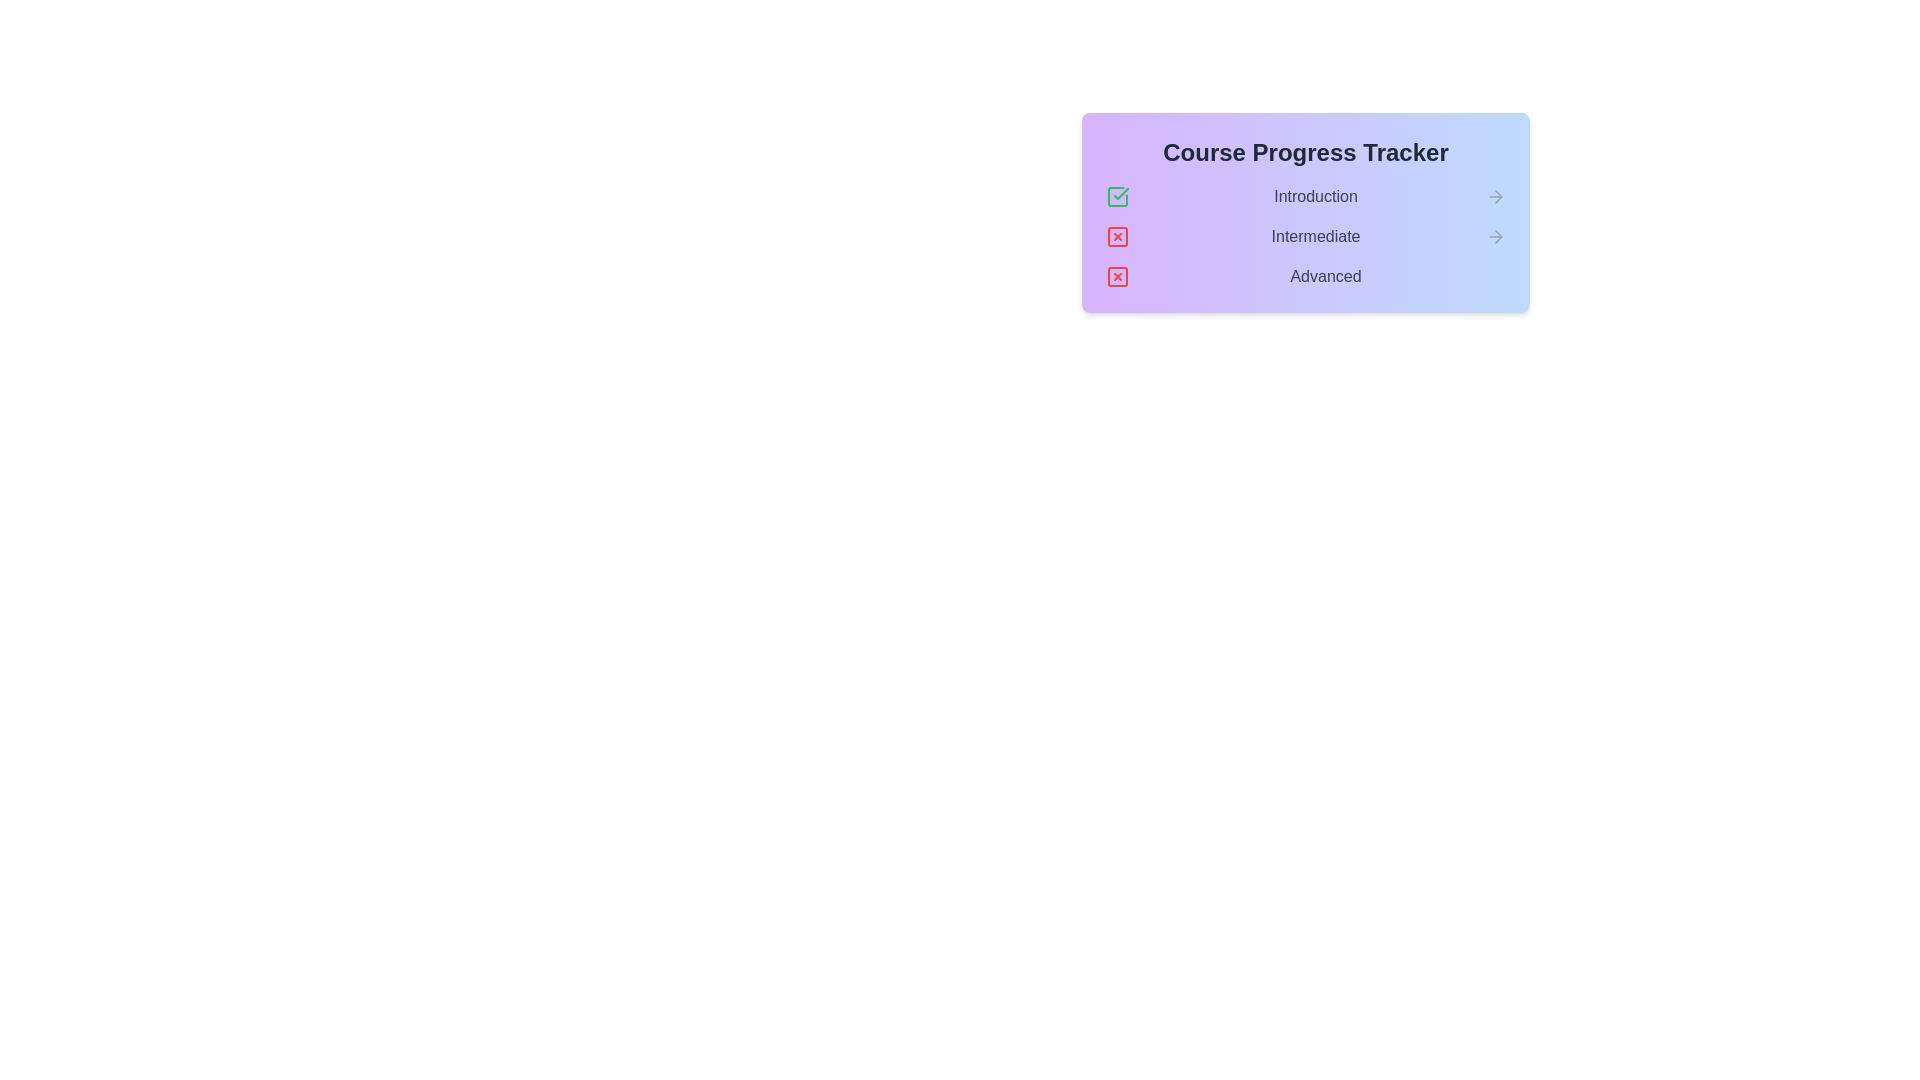  What do you see at coordinates (1496, 196) in the screenshot?
I see `the arrow icon to the right of the stage Introduction` at bounding box center [1496, 196].